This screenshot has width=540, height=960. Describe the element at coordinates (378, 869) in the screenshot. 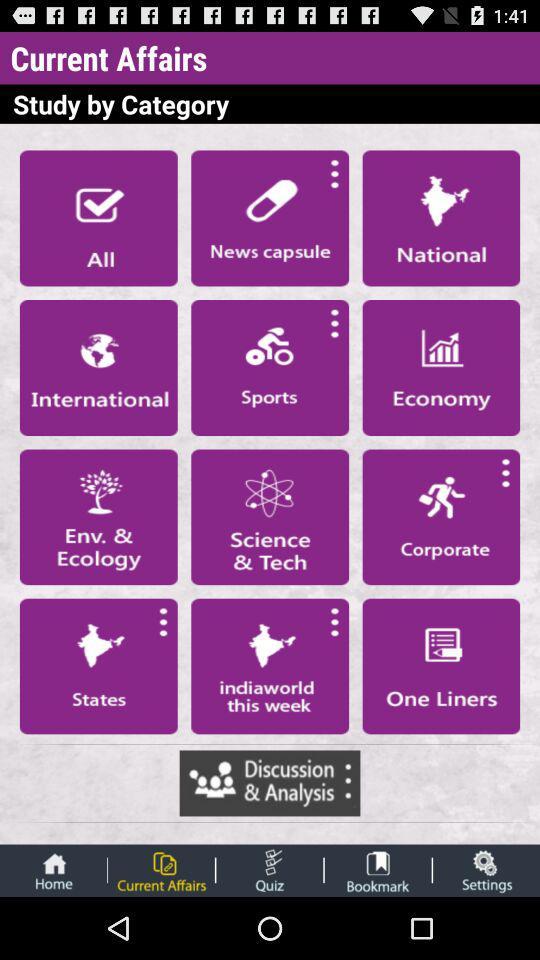

I see `bookmark button` at that location.